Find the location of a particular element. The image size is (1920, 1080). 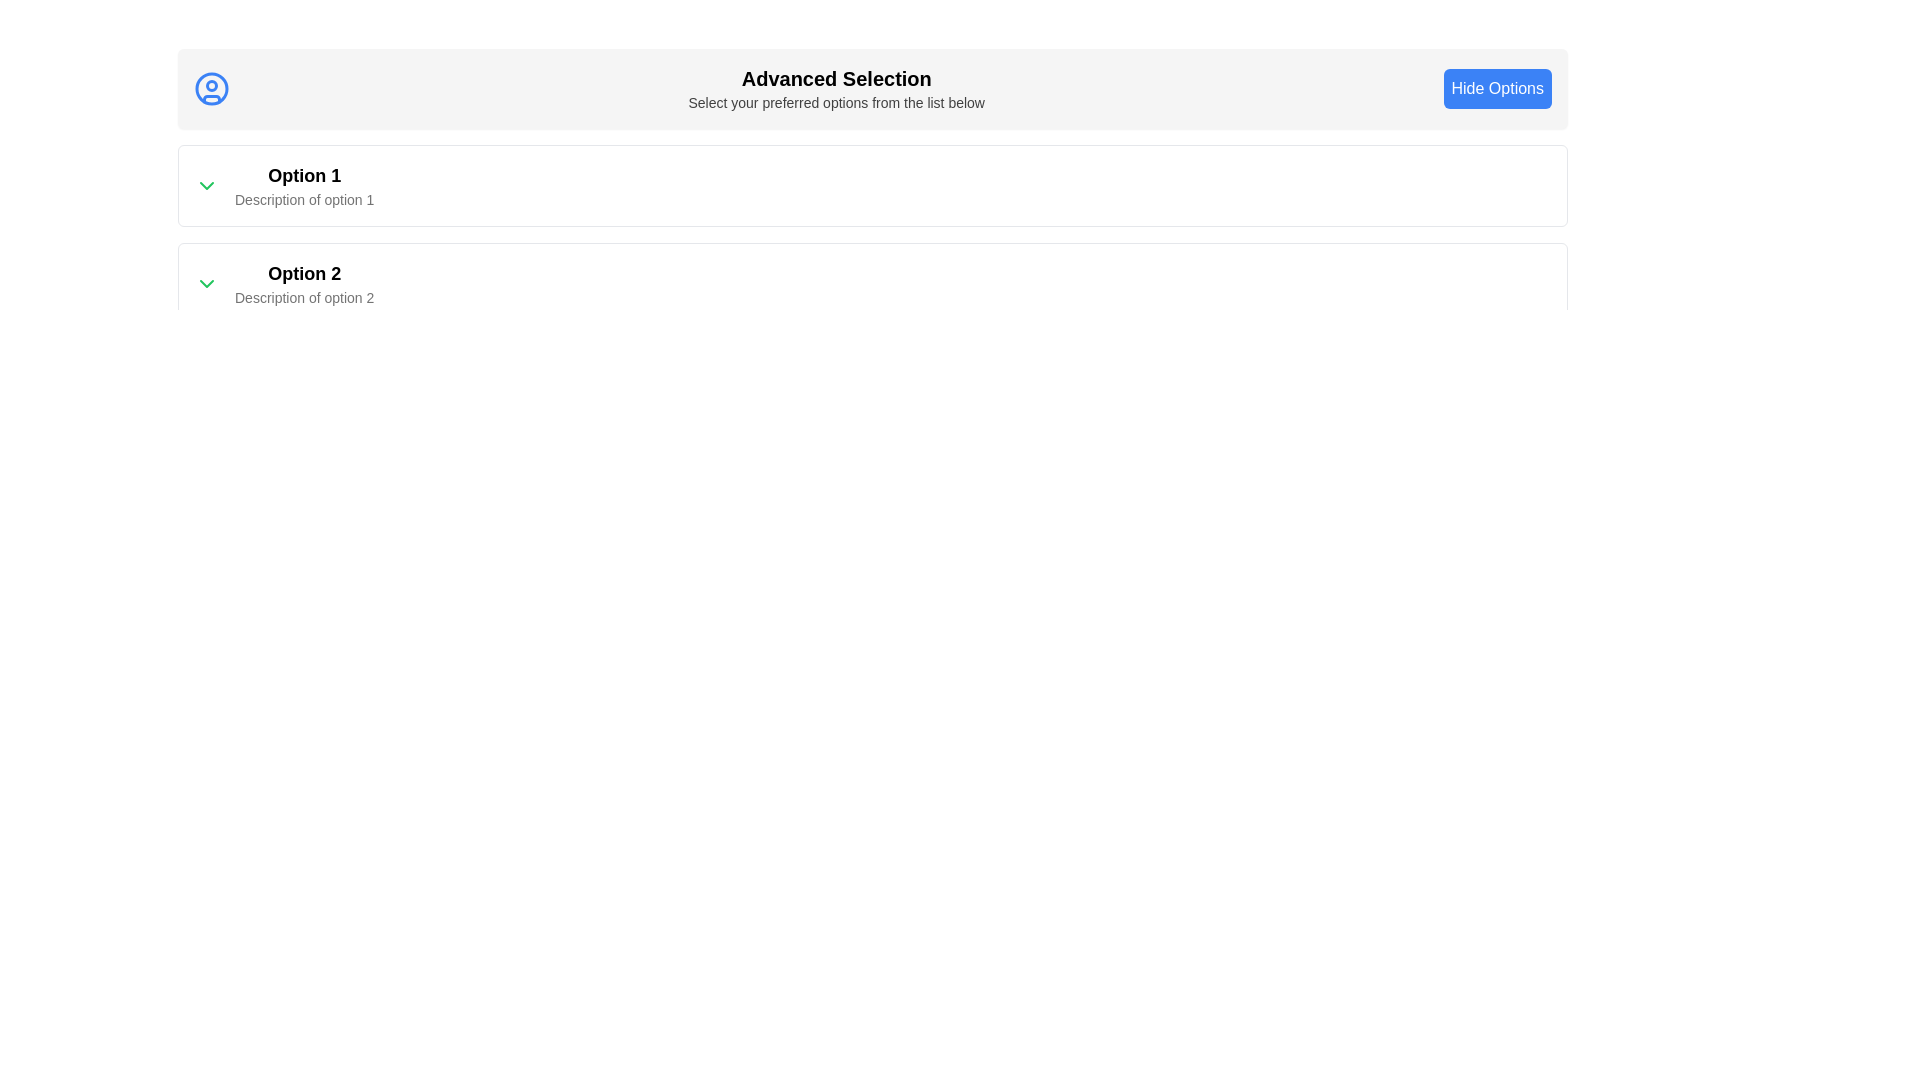

the circular shape that serves as a visual boundary for the user profile icon, located in the top-left region of the user interface is located at coordinates (211, 87).